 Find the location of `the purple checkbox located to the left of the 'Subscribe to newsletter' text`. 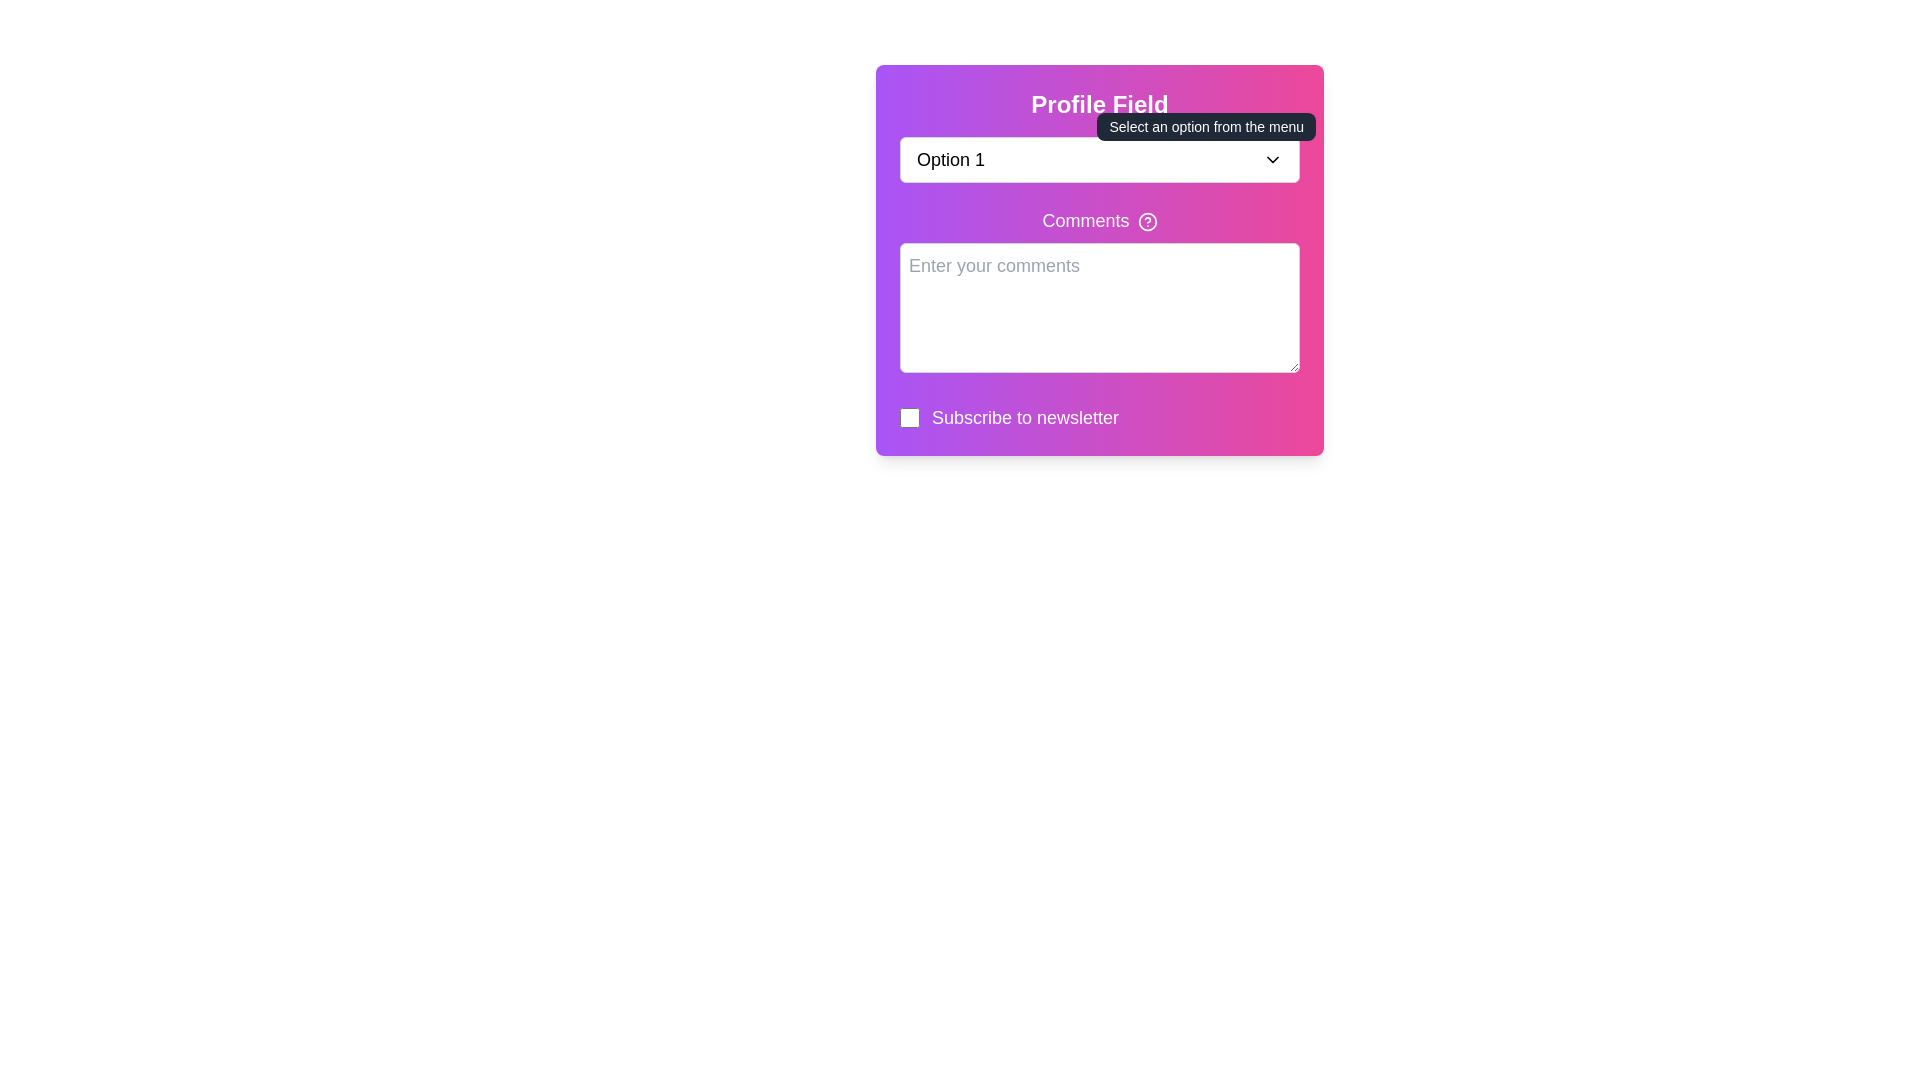

the purple checkbox located to the left of the 'Subscribe to newsletter' text is located at coordinates (909, 416).